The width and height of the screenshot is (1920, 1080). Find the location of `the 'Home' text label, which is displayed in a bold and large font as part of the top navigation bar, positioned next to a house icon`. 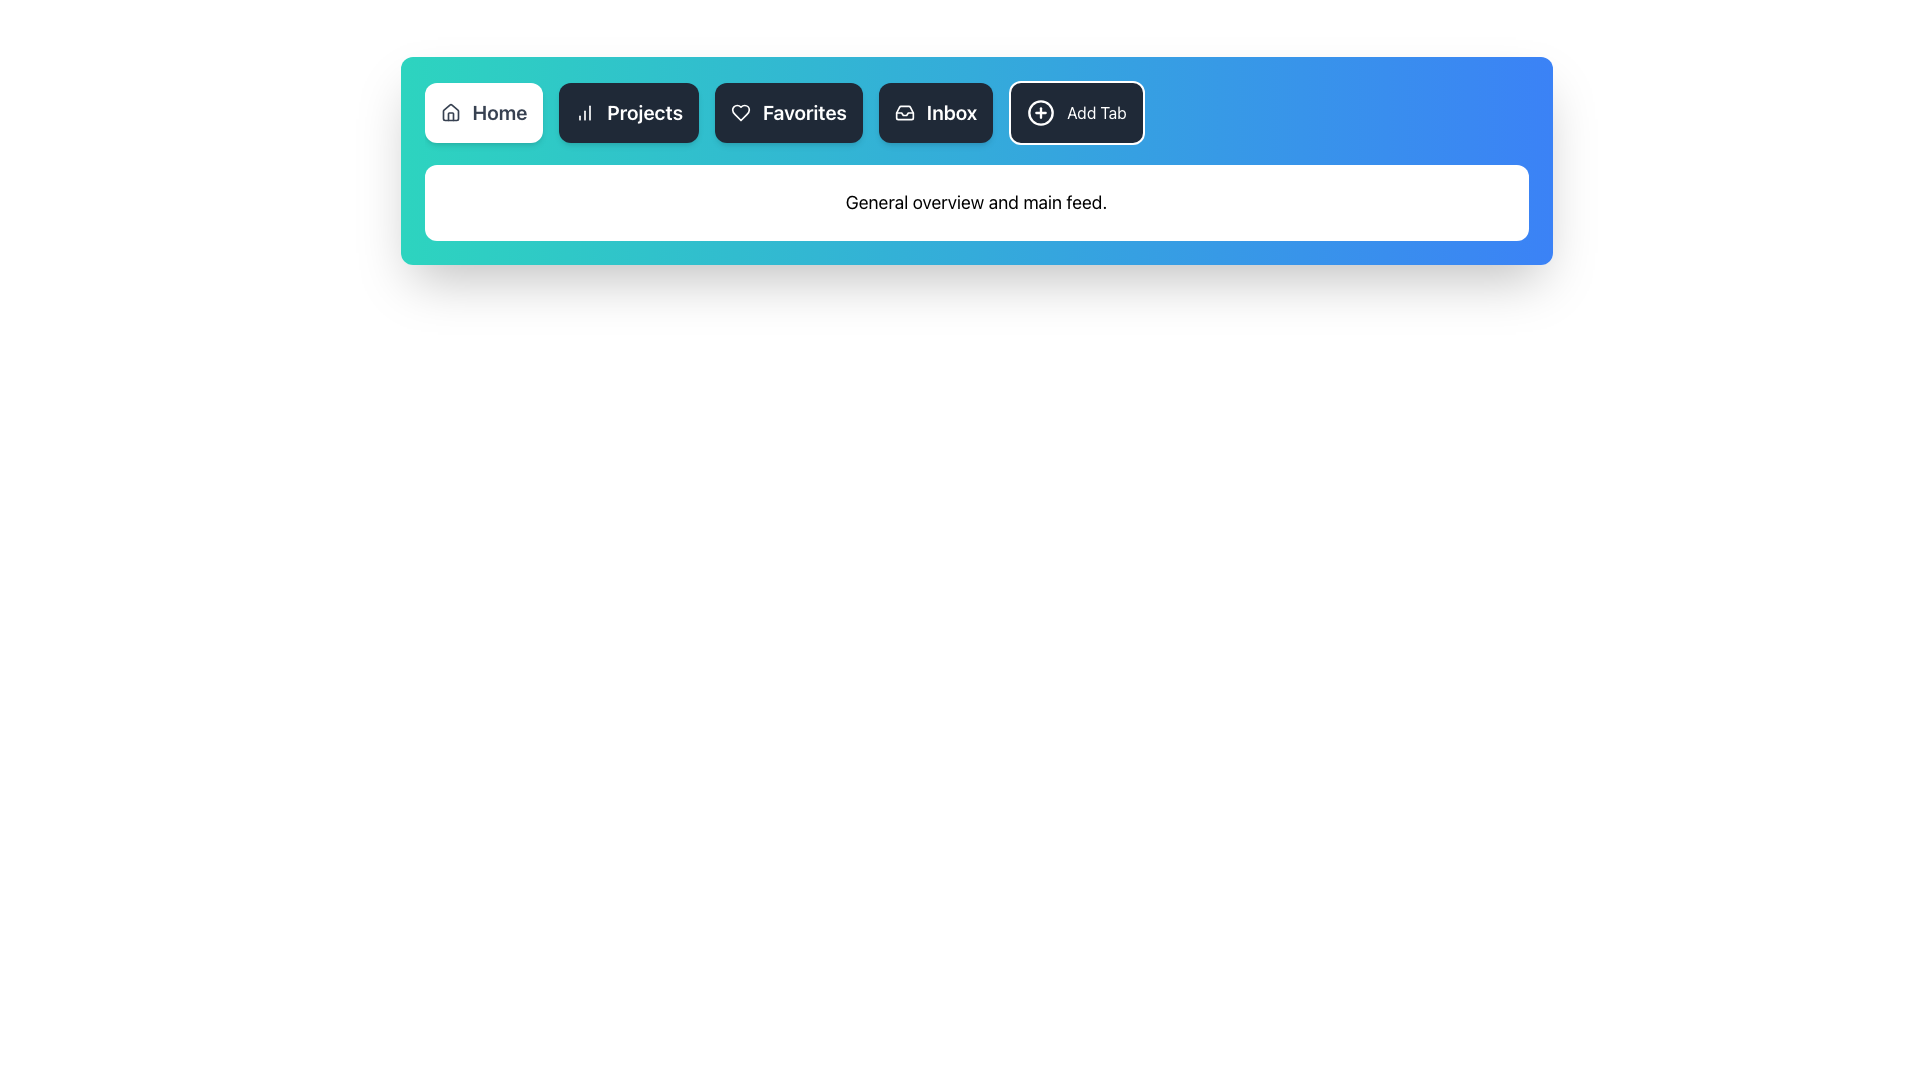

the 'Home' text label, which is displayed in a bold and large font as part of the top navigation bar, positioned next to a house icon is located at coordinates (499, 112).